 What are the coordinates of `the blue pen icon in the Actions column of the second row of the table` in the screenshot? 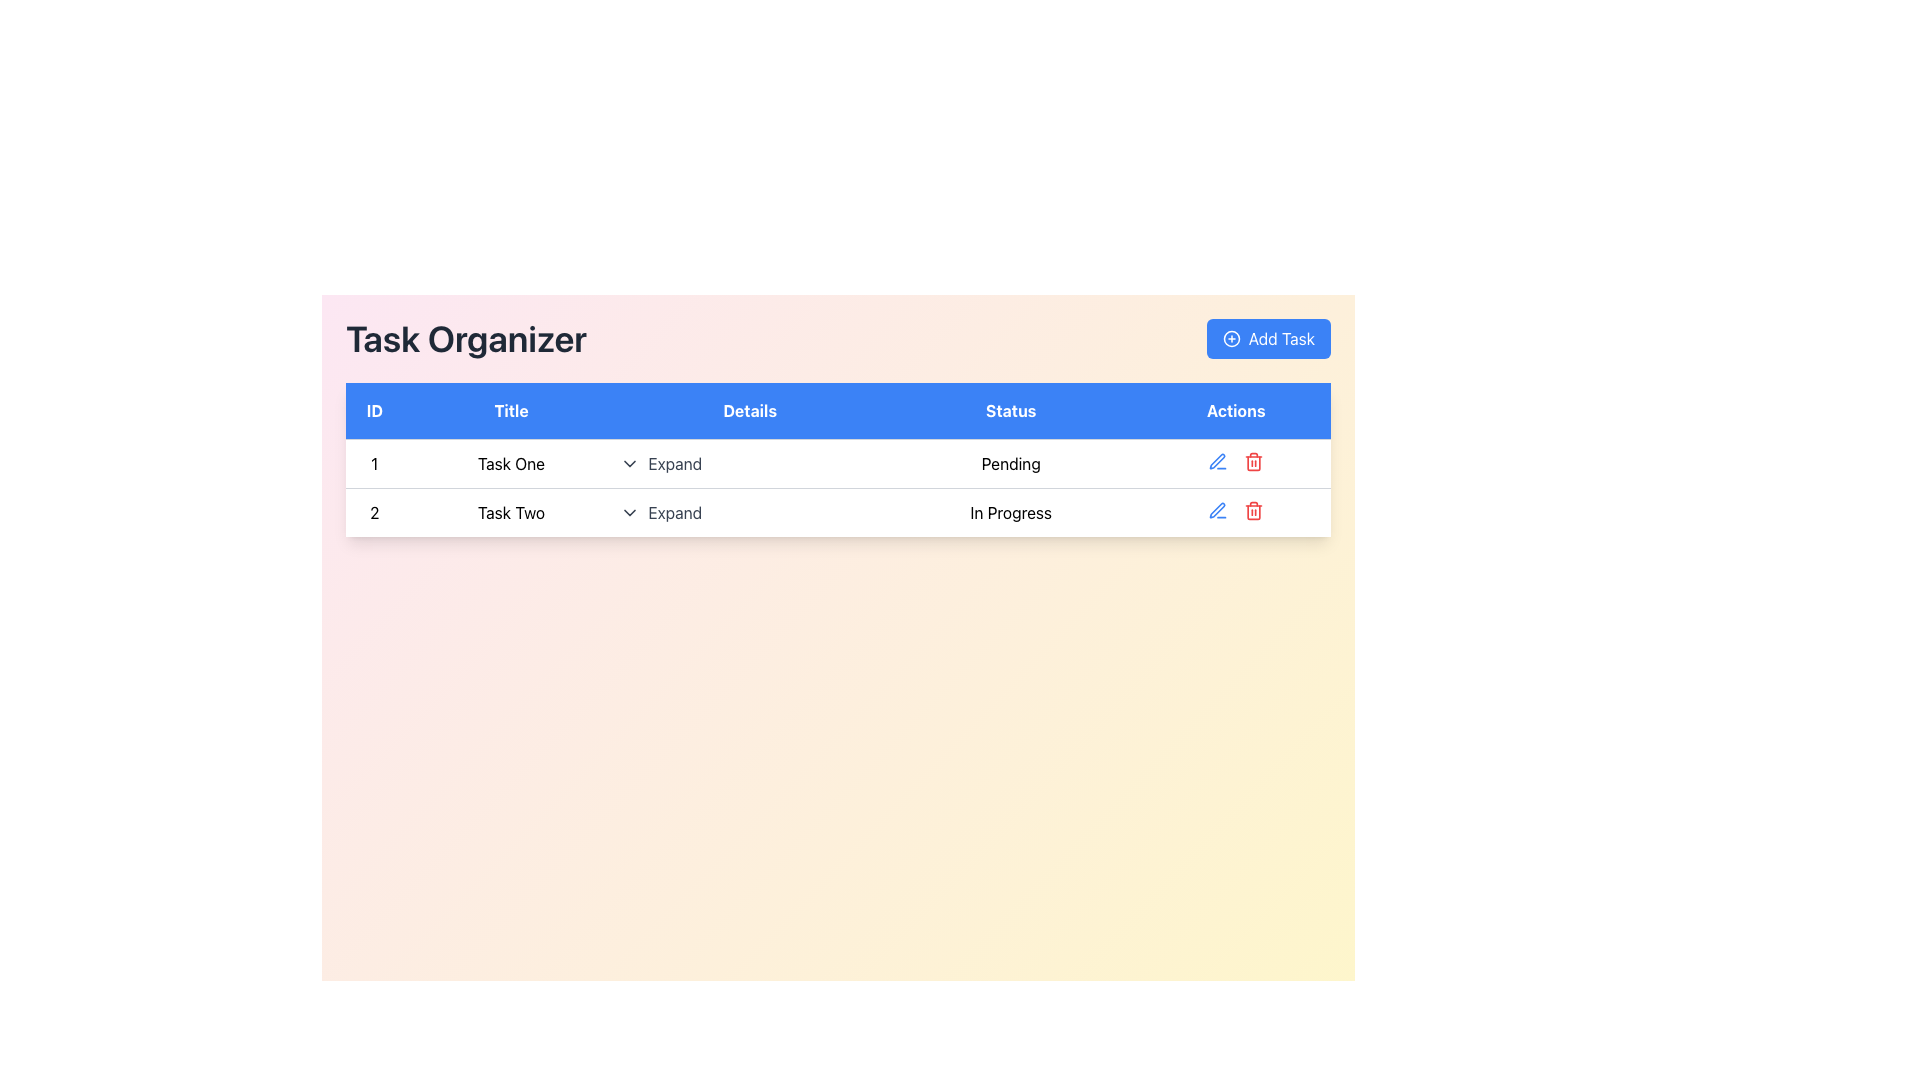 It's located at (1217, 462).